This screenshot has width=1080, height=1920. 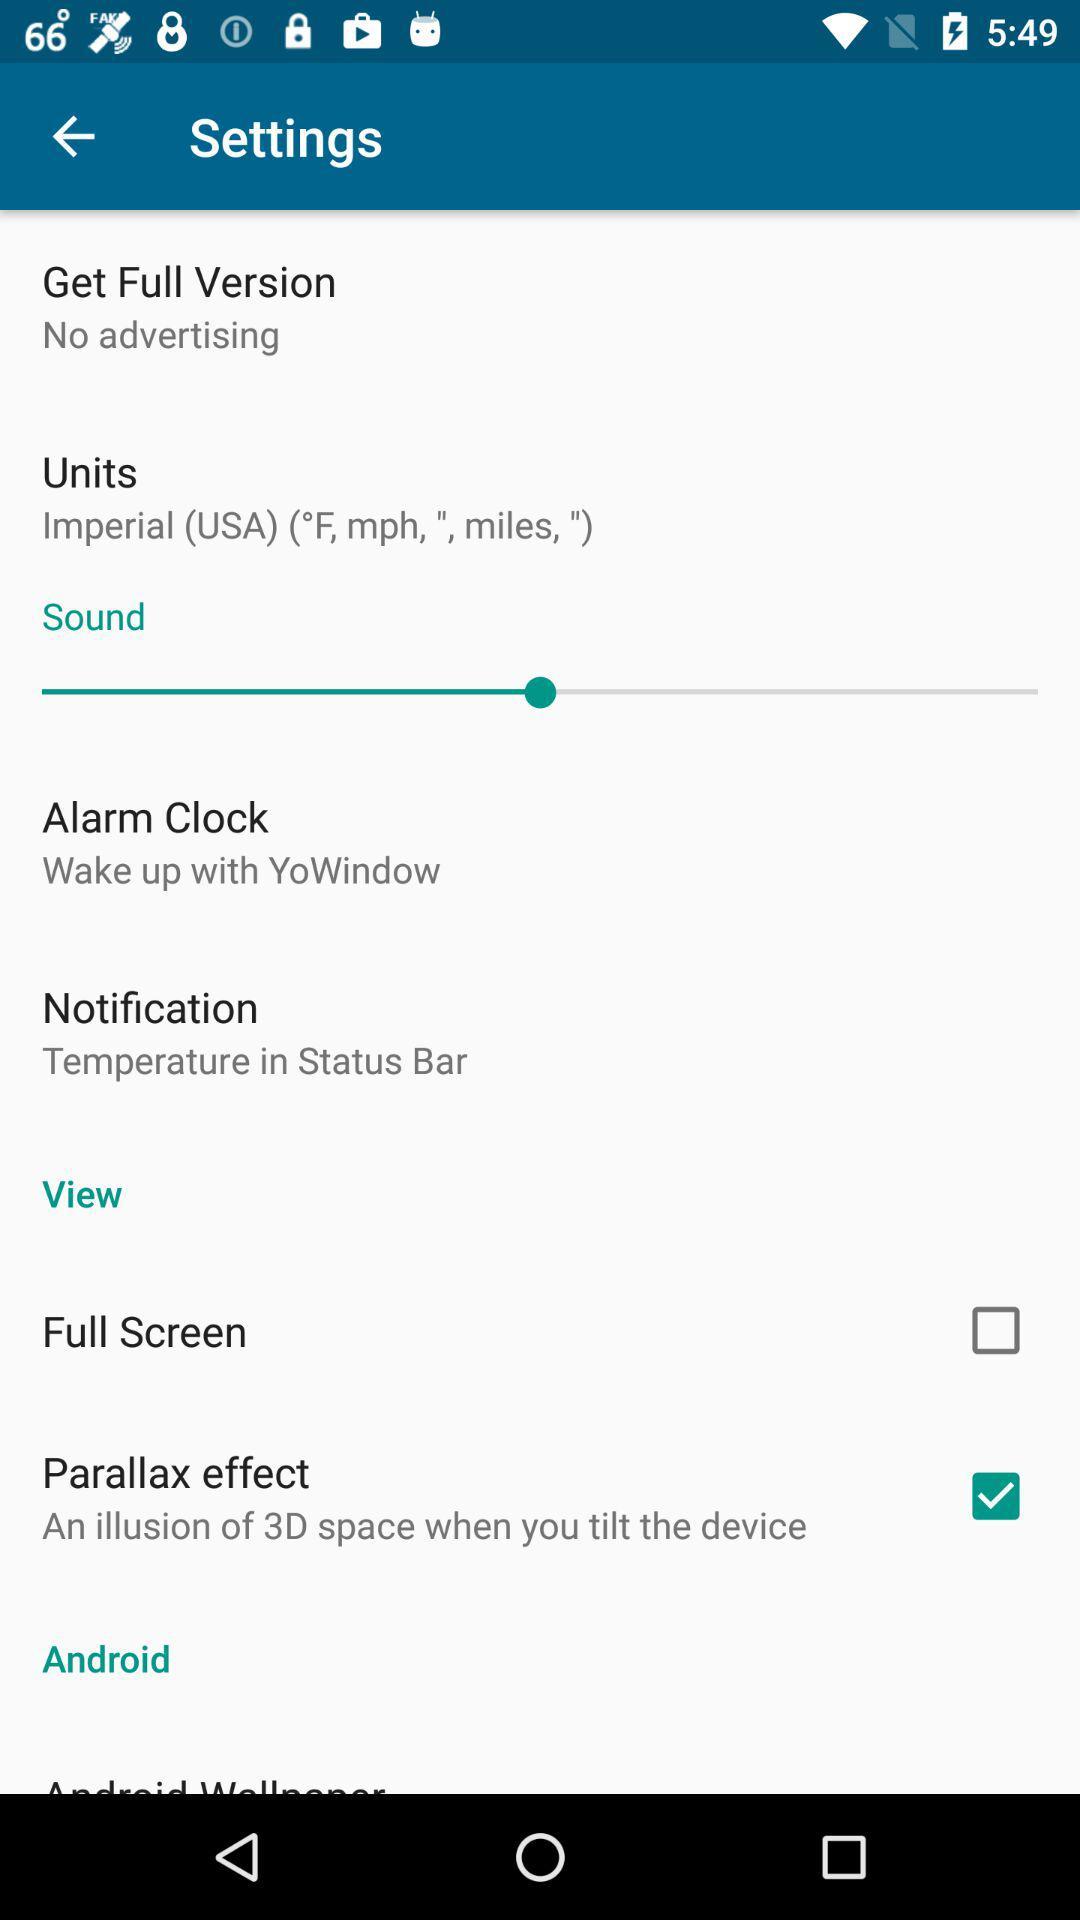 What do you see at coordinates (72, 135) in the screenshot?
I see `the item next to the settings` at bounding box center [72, 135].